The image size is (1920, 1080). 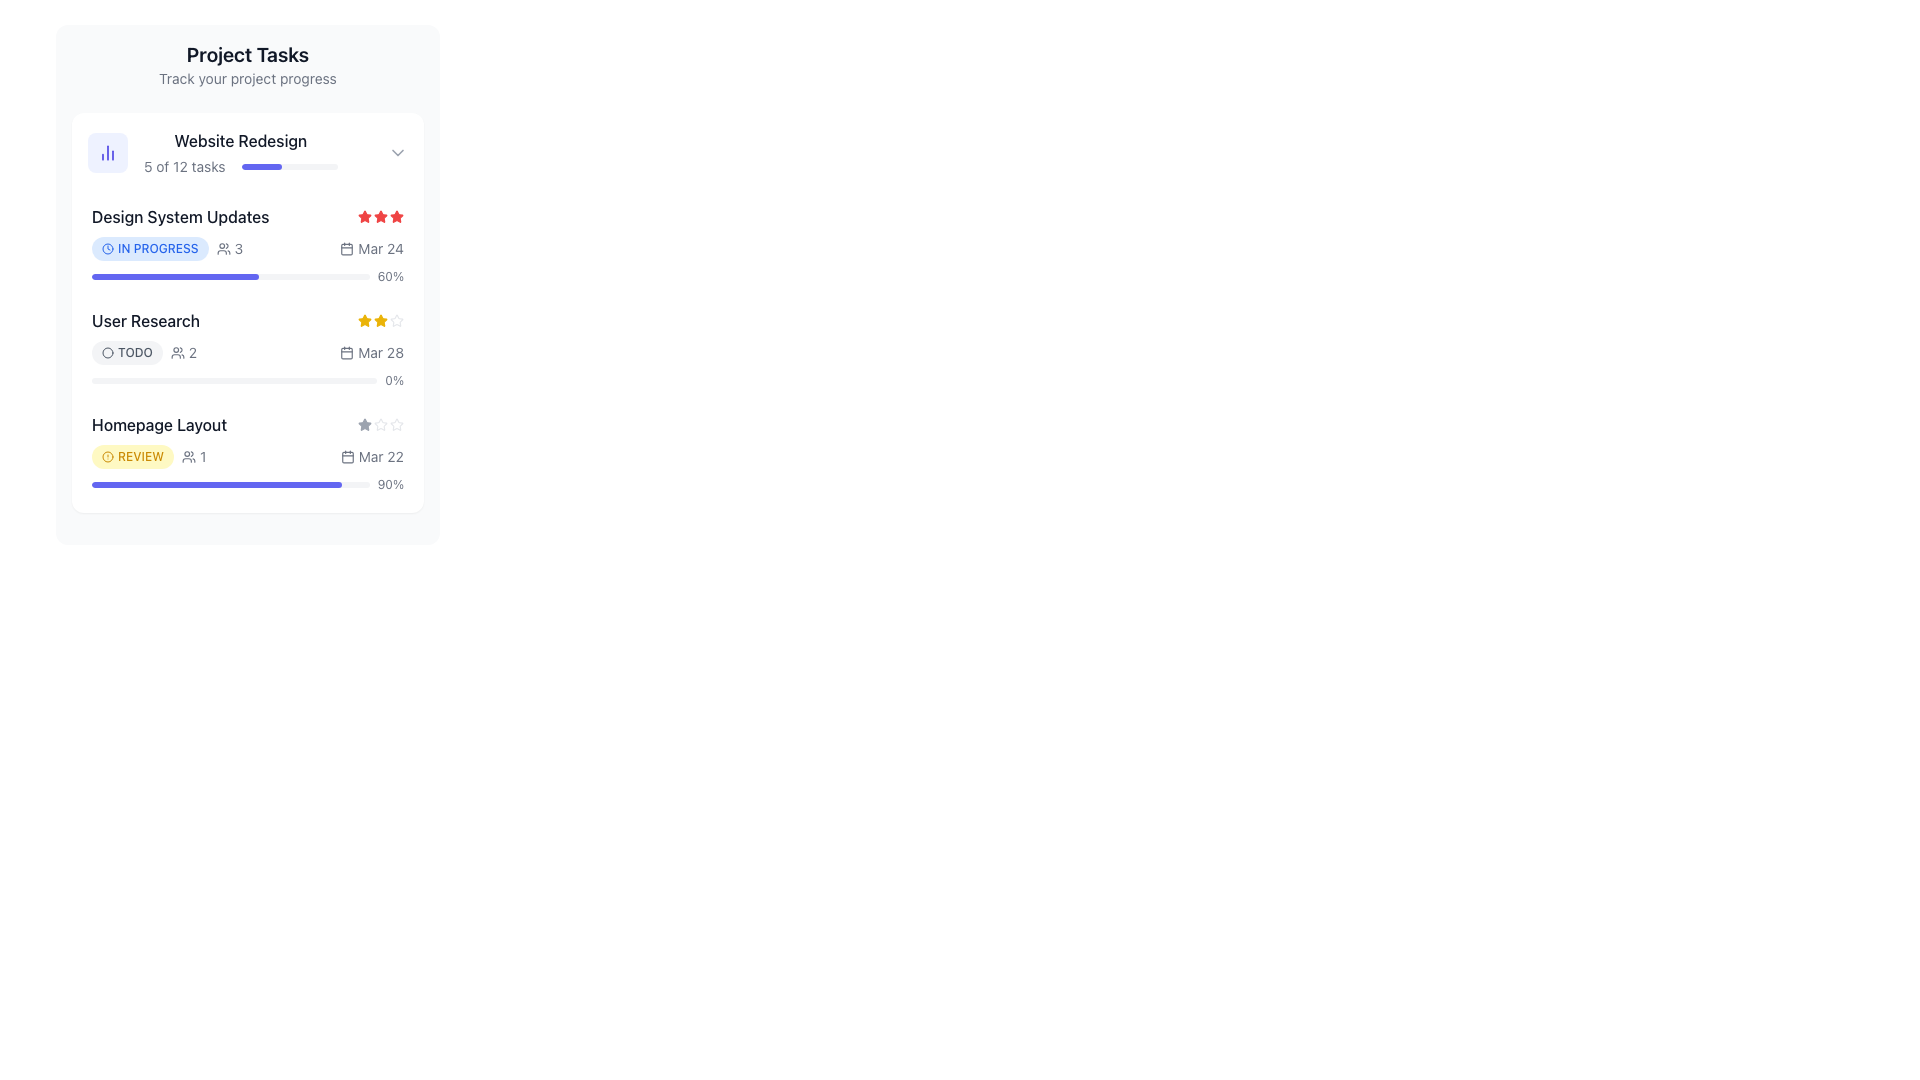 I want to click on the text label that reads 'Website Redesign', which is positioned at the upper section of a task card, directly above the progress details '5 of 12 tasks', so click(x=240, y=140).